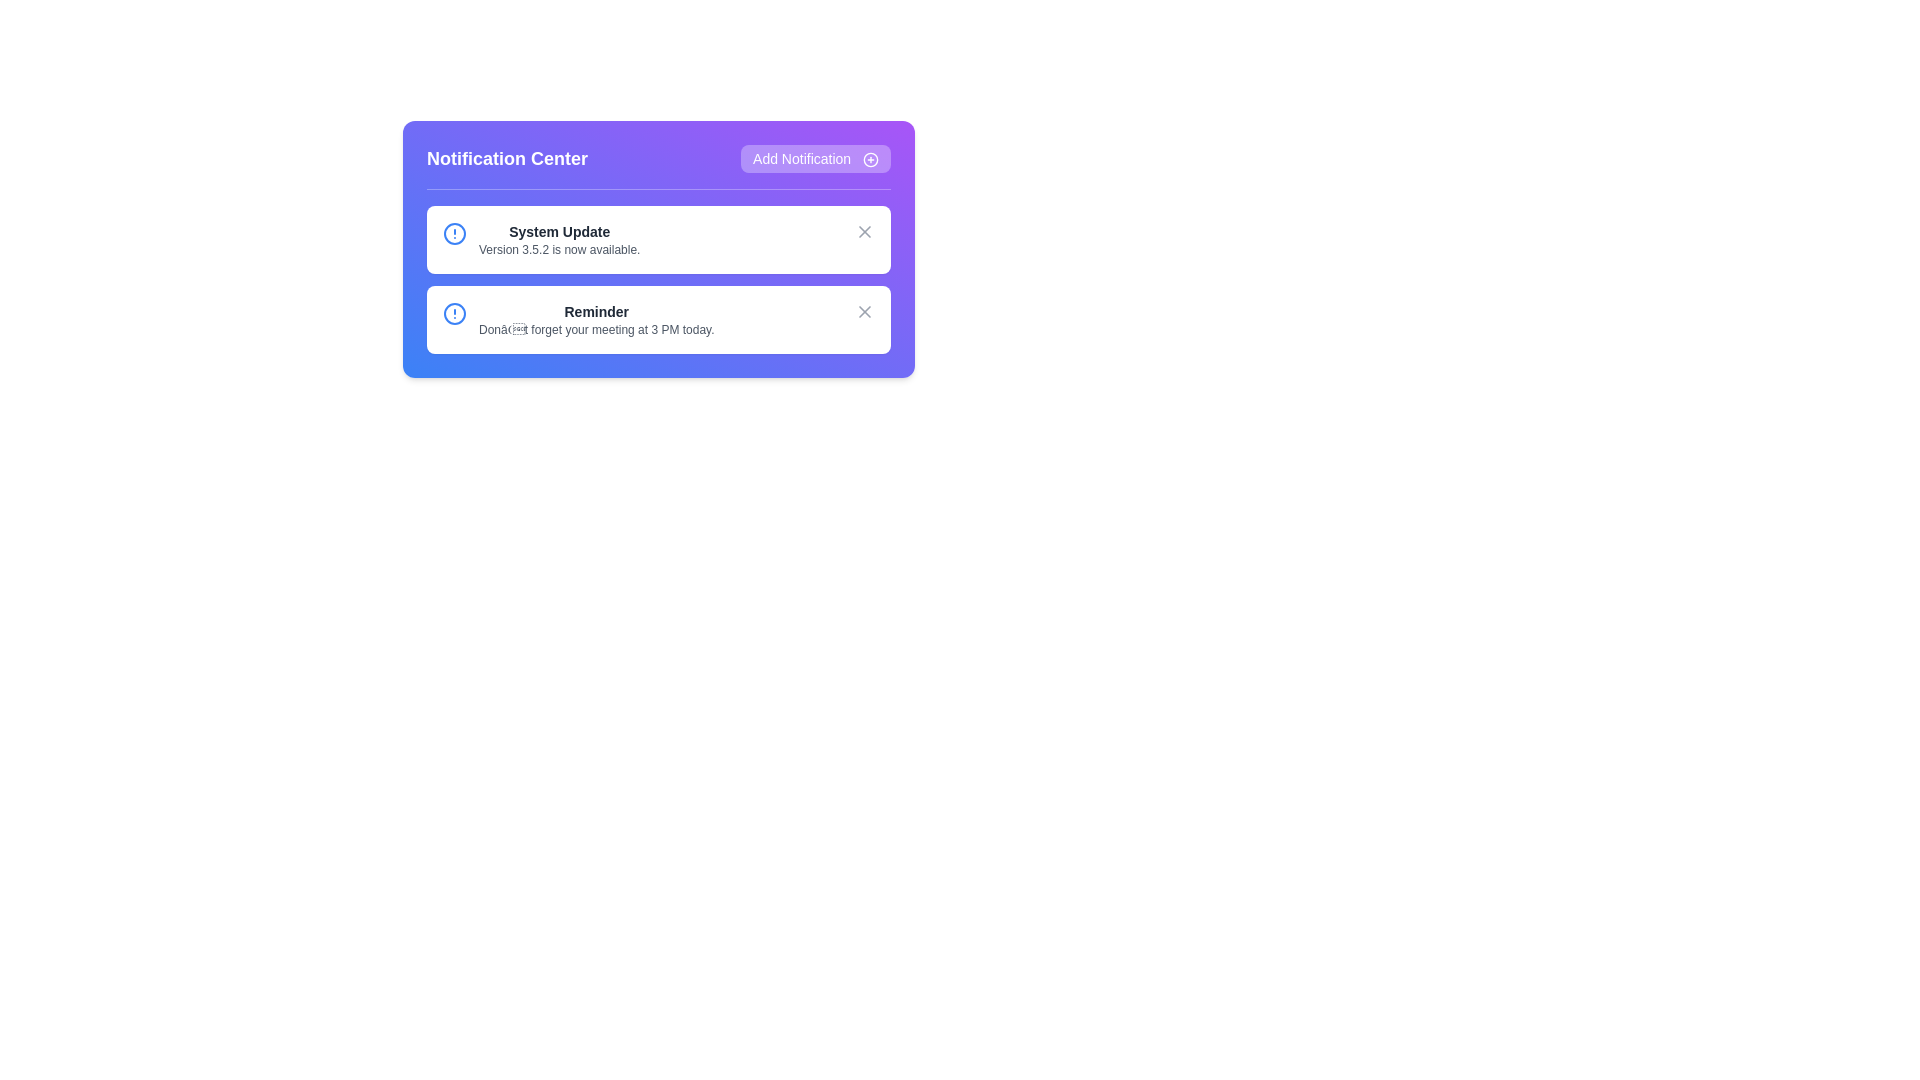 The height and width of the screenshot is (1080, 1920). What do you see at coordinates (507, 157) in the screenshot?
I see `the header text labeled 'Notification Center', which is displayed in white, bold font on a purple background` at bounding box center [507, 157].